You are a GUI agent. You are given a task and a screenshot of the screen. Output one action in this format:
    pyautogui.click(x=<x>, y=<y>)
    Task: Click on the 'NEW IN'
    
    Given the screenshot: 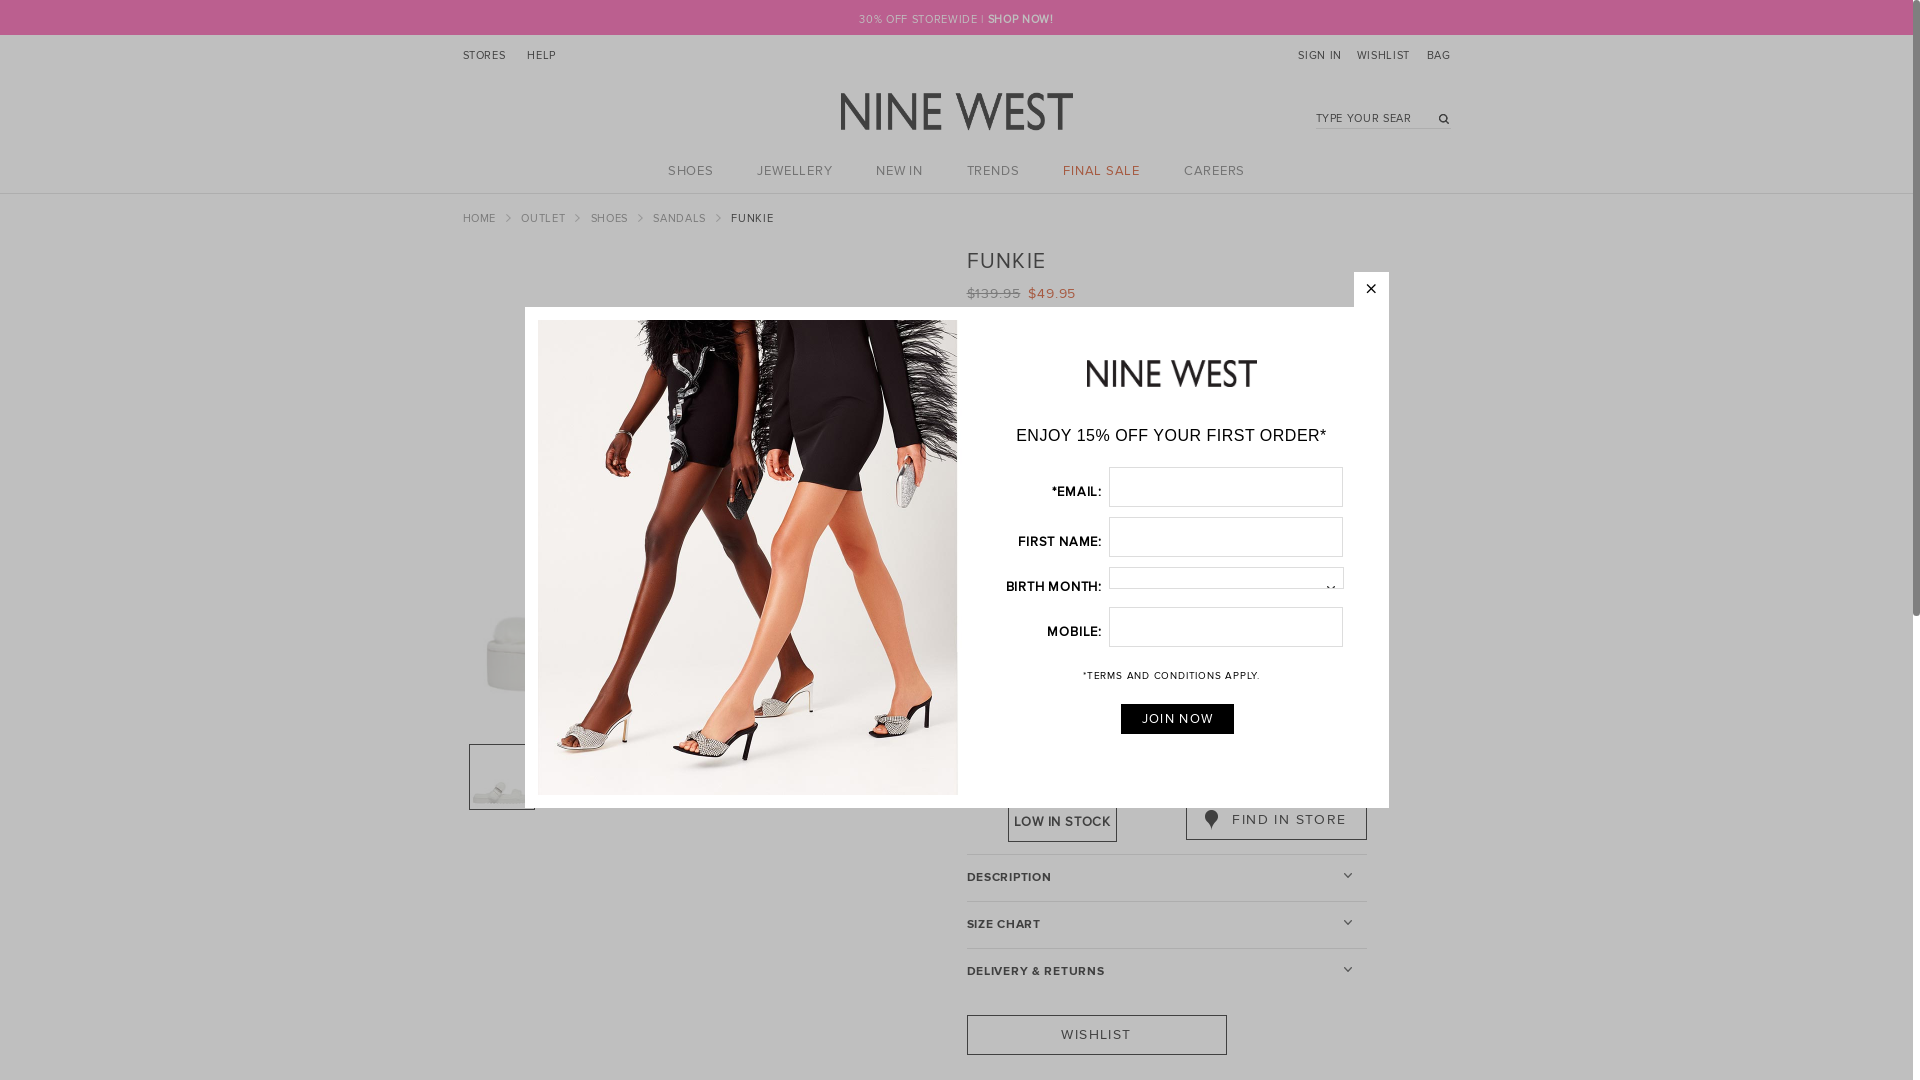 What is the action you would take?
    pyautogui.click(x=898, y=169)
    